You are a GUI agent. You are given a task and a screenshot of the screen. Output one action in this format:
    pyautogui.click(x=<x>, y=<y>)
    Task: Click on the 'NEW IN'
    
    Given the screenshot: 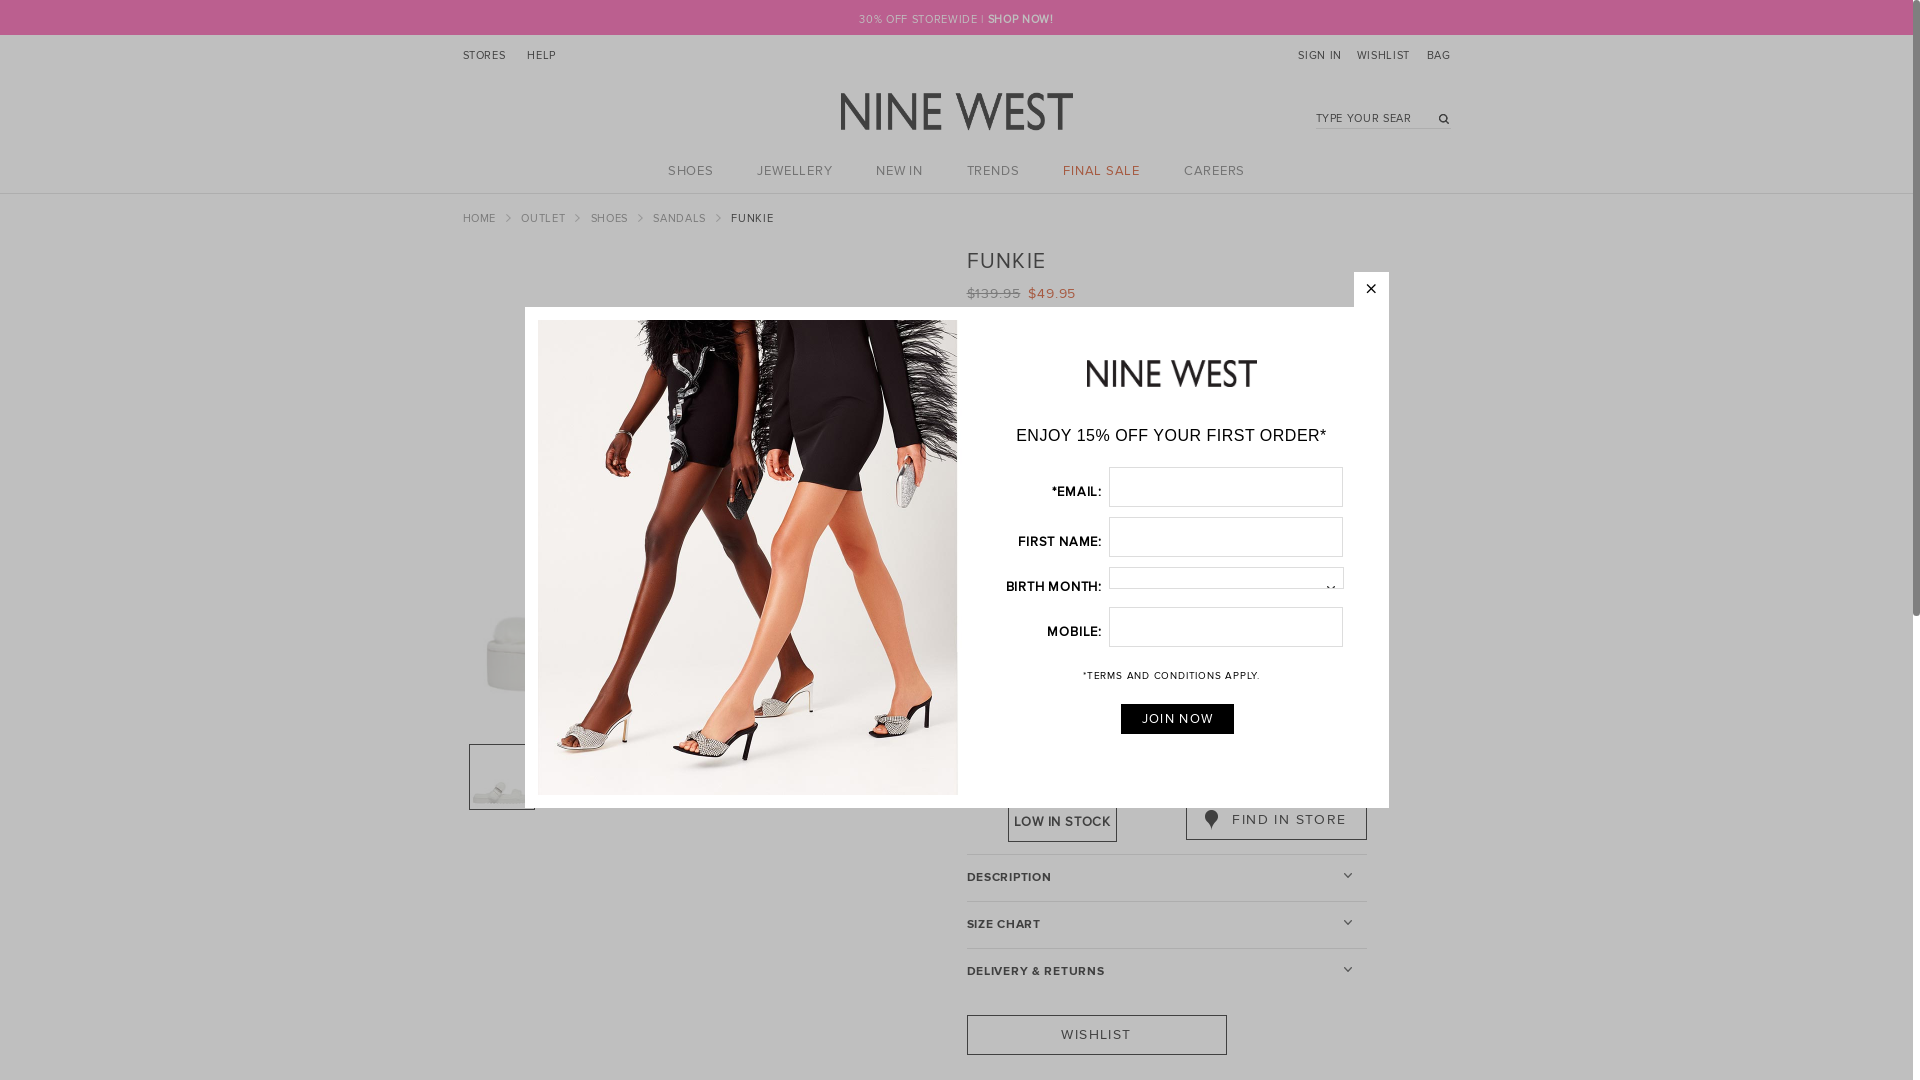 What is the action you would take?
    pyautogui.click(x=898, y=169)
    